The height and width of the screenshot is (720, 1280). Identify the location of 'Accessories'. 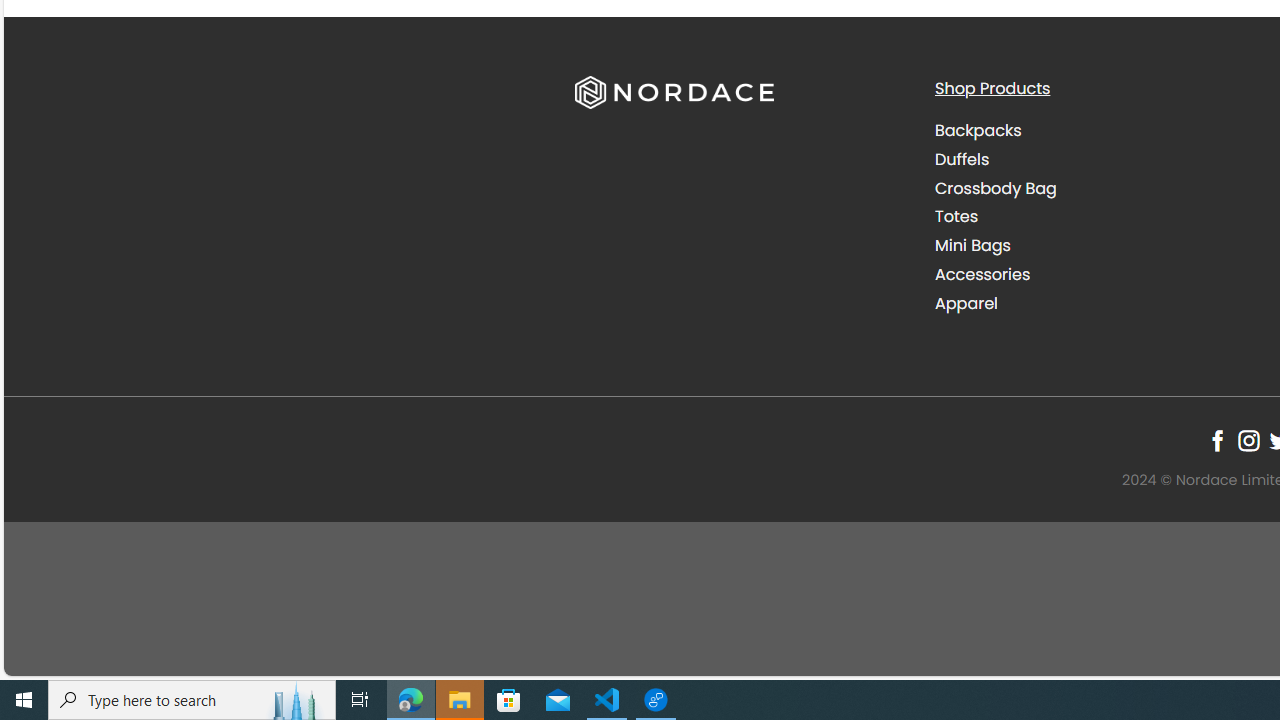
(982, 273).